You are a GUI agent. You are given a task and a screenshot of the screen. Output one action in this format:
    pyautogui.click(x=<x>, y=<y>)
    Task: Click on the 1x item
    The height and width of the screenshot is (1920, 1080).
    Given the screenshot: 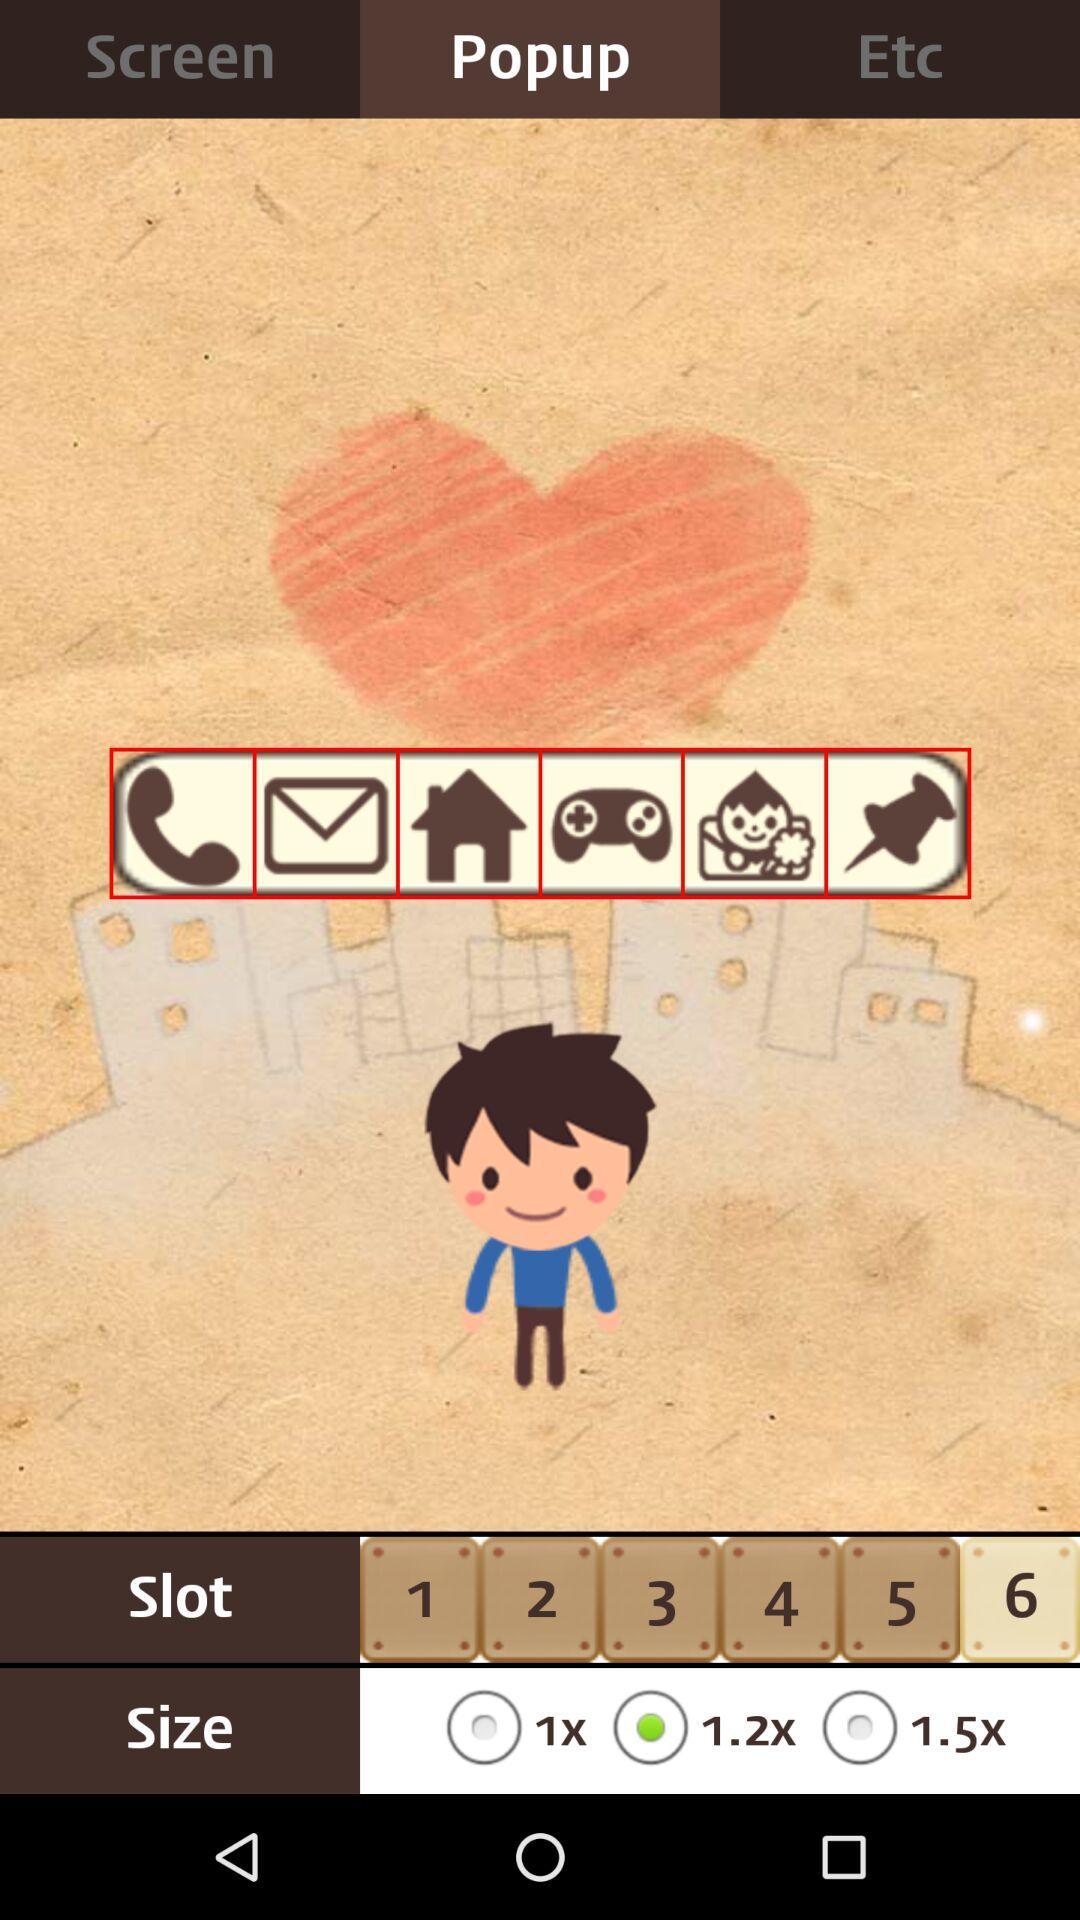 What is the action you would take?
    pyautogui.click(x=508, y=1730)
    